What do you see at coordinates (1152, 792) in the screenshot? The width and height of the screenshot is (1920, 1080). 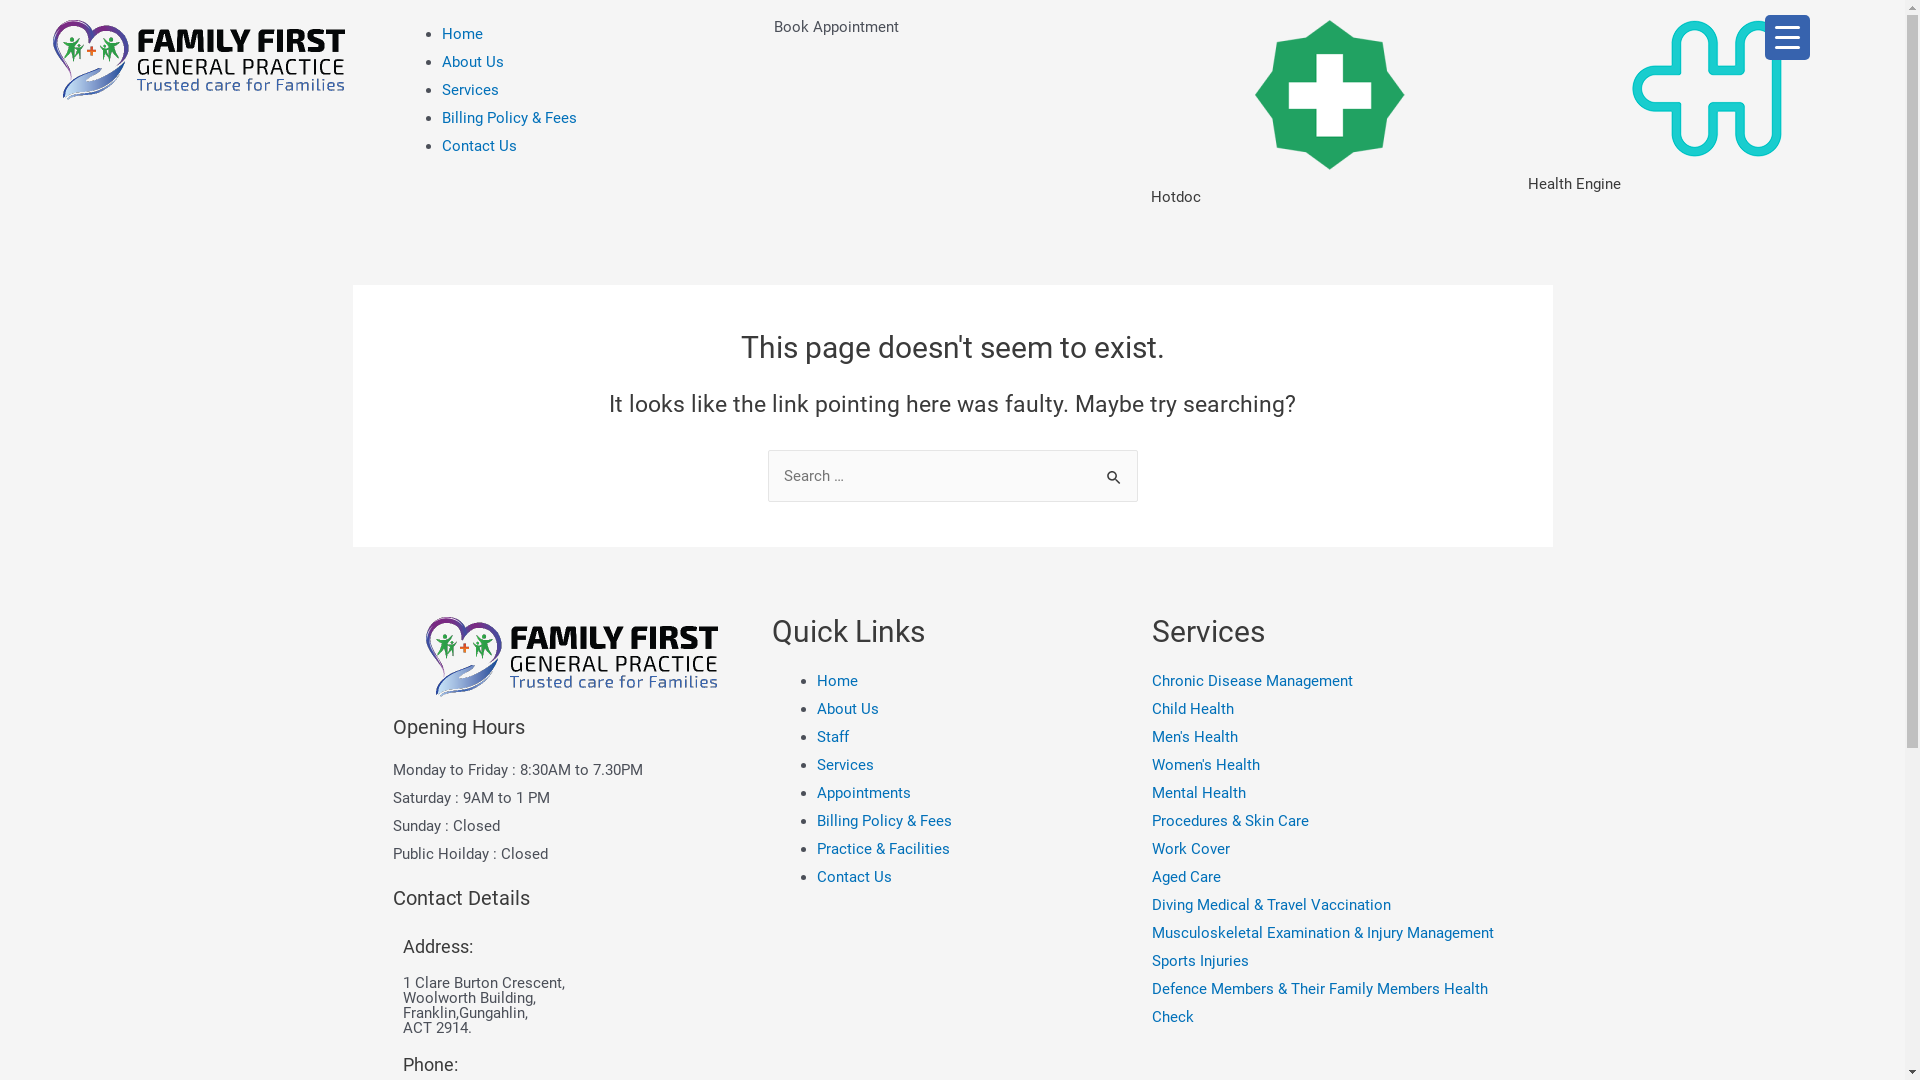 I see `'Mental Health'` at bounding box center [1152, 792].